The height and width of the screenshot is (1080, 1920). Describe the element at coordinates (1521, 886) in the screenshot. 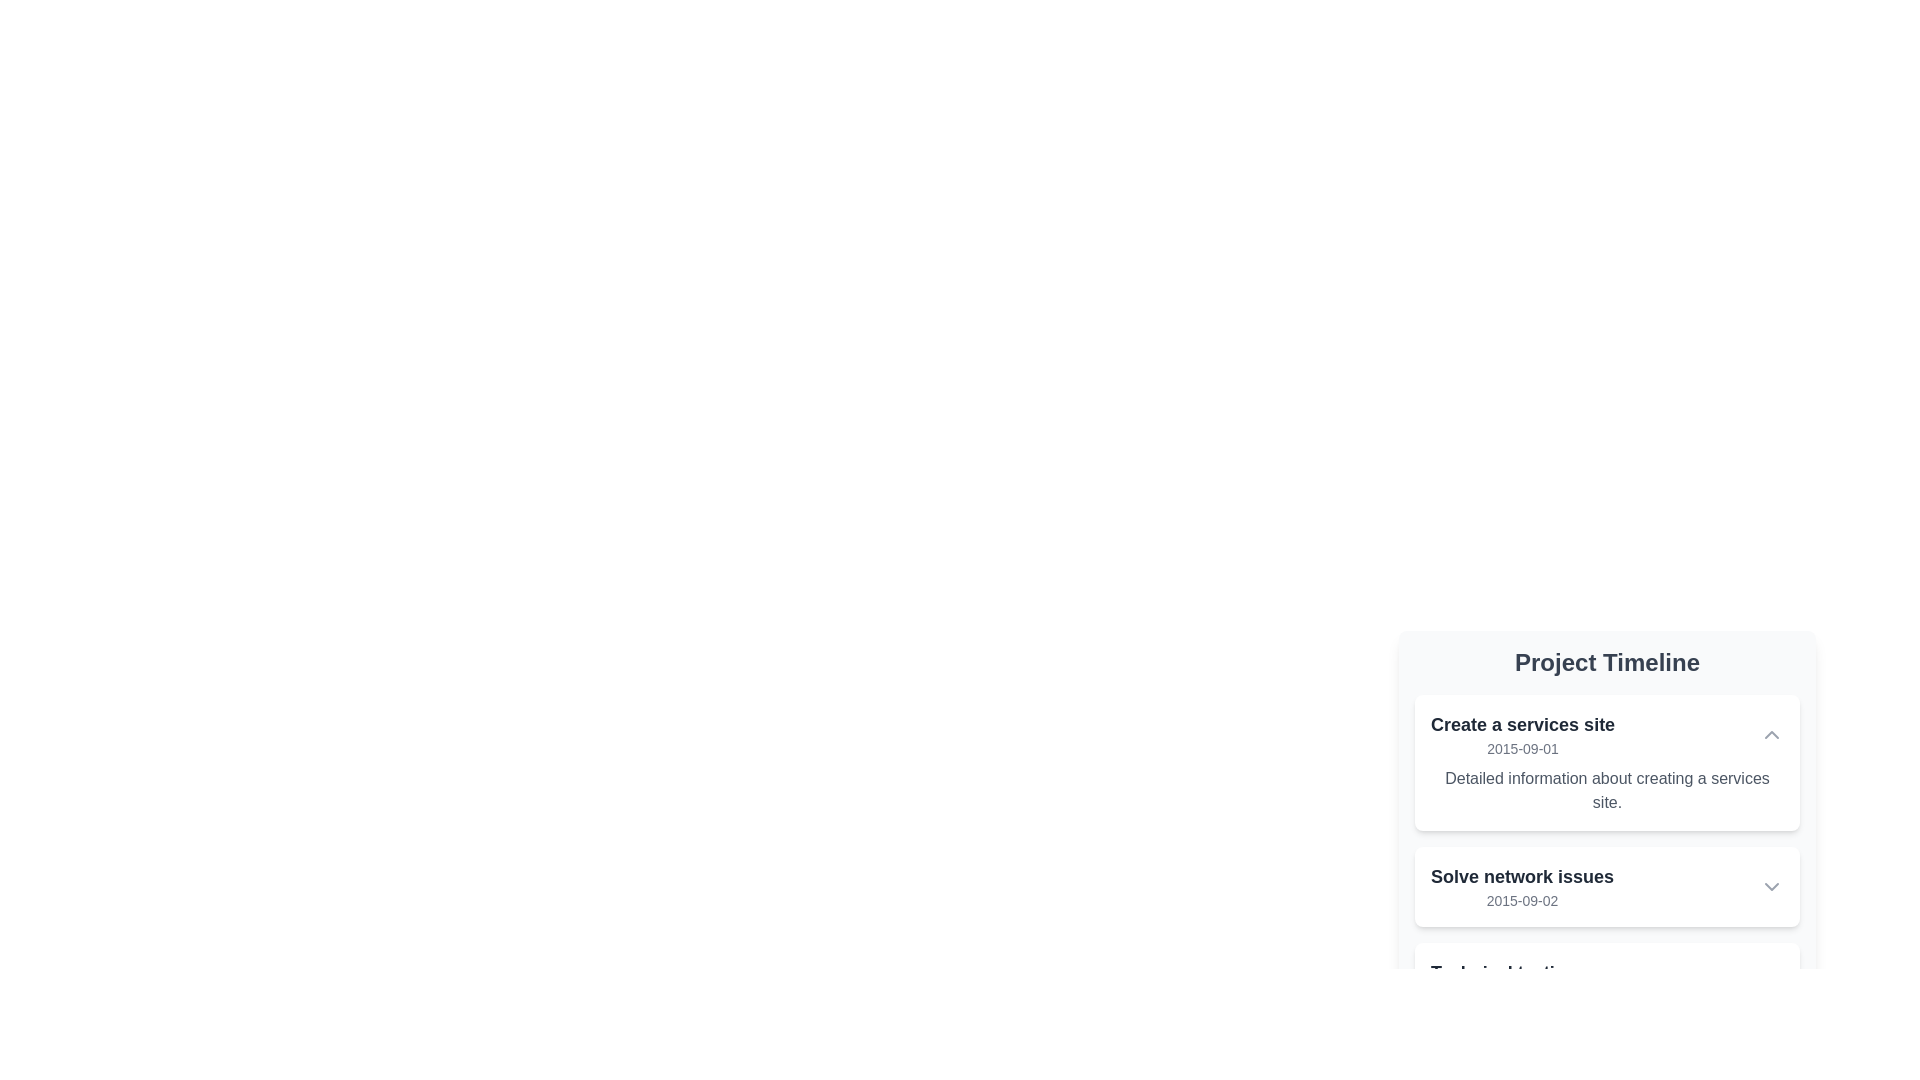

I see `the Text Component displaying 'Solve network issues' scheduled on '2015-09-02', which is the second item in the 'Project Timeline' list` at that location.